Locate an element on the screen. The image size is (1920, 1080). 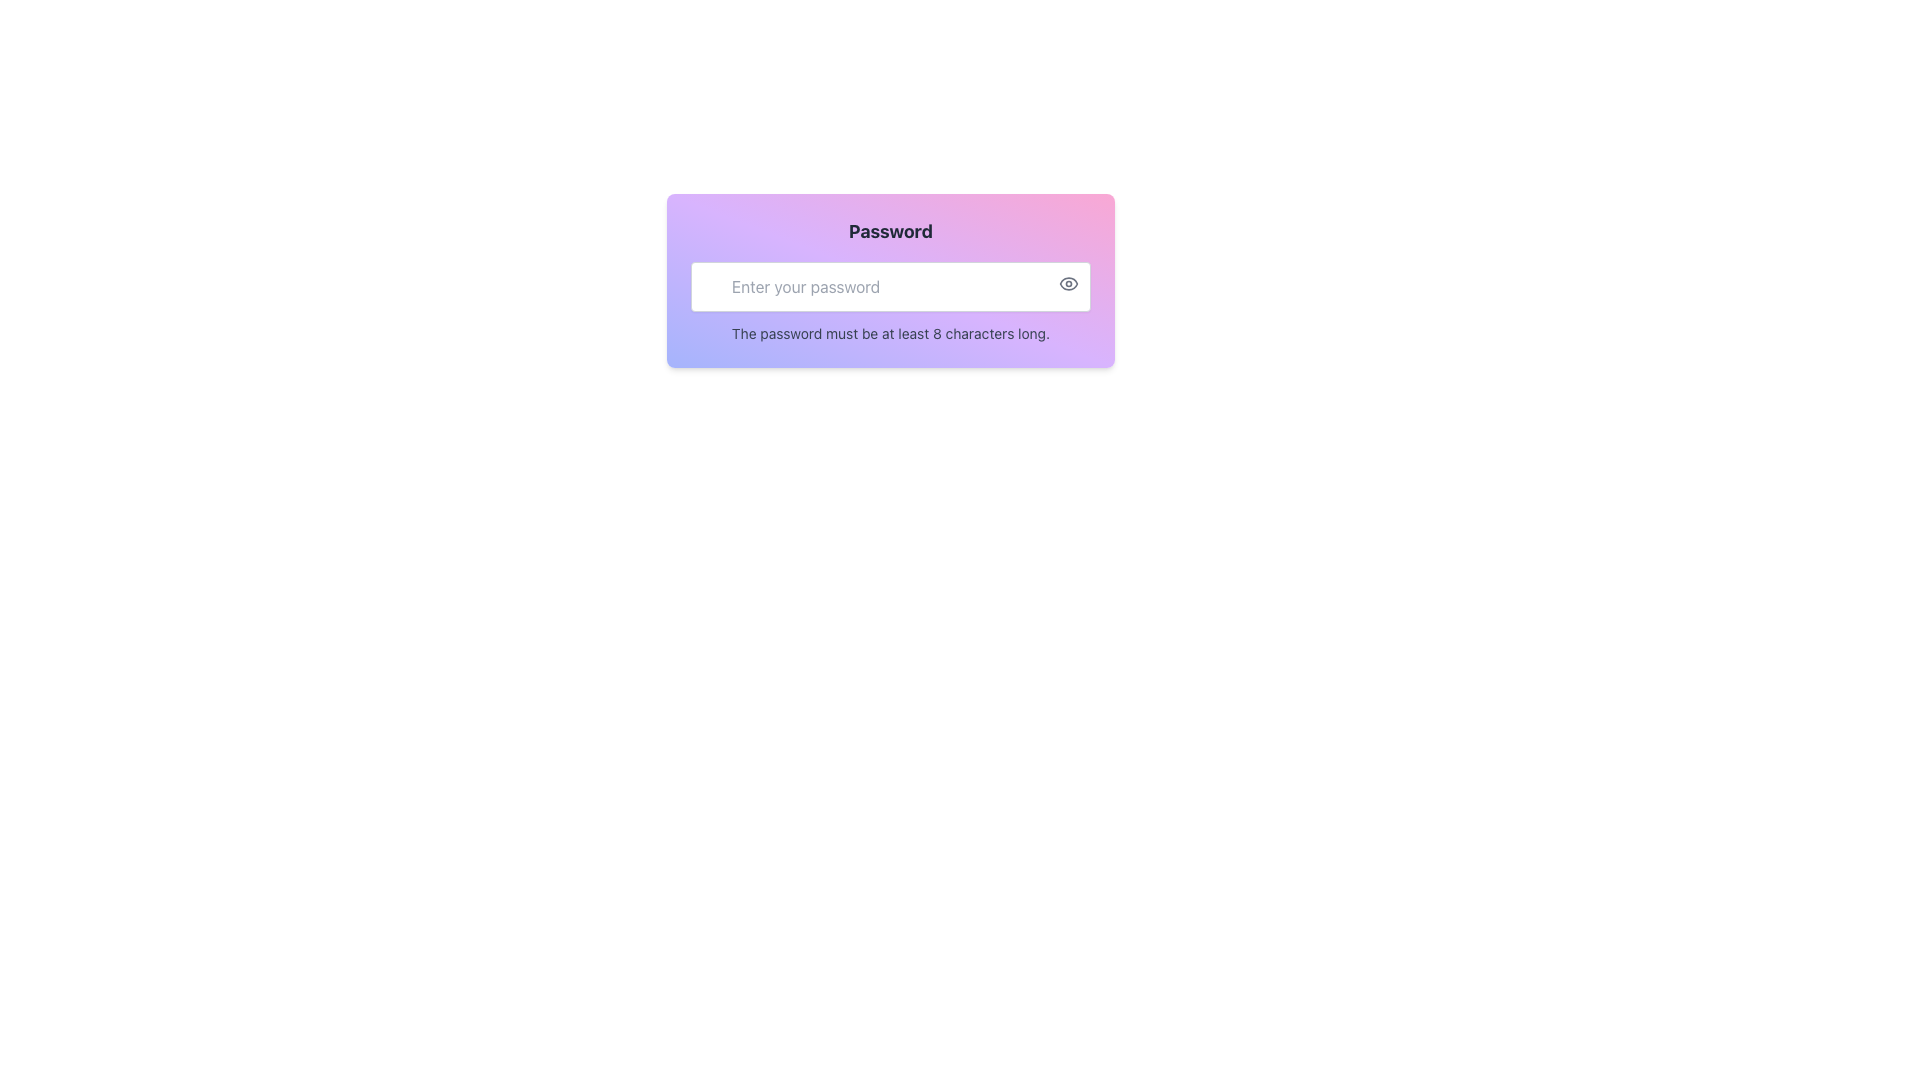
the static text label displaying 'Password' which is bold and prominently positioned at the top of a gradient-colored section is located at coordinates (890, 230).